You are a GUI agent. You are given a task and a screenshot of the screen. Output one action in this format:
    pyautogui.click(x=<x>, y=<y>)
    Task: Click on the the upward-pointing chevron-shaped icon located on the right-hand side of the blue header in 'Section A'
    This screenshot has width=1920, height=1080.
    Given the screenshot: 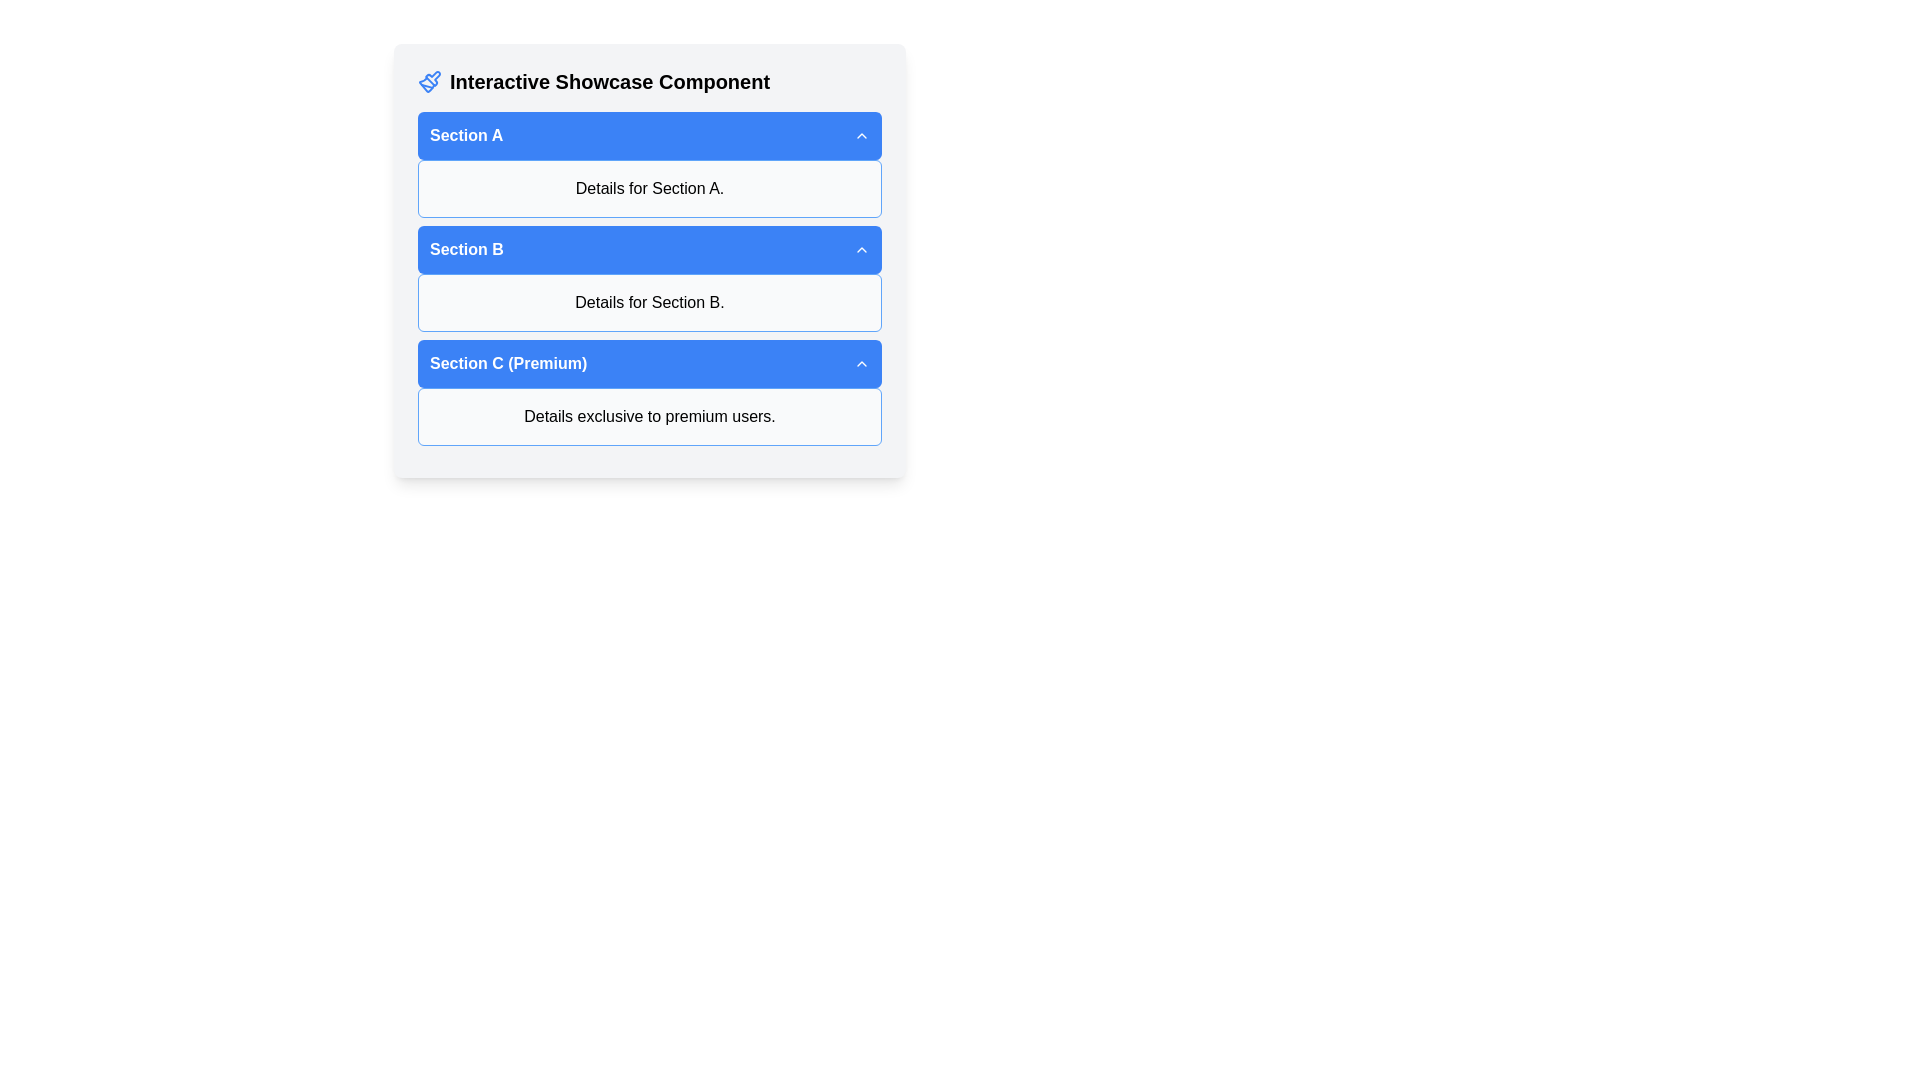 What is the action you would take?
    pyautogui.click(x=862, y=135)
    